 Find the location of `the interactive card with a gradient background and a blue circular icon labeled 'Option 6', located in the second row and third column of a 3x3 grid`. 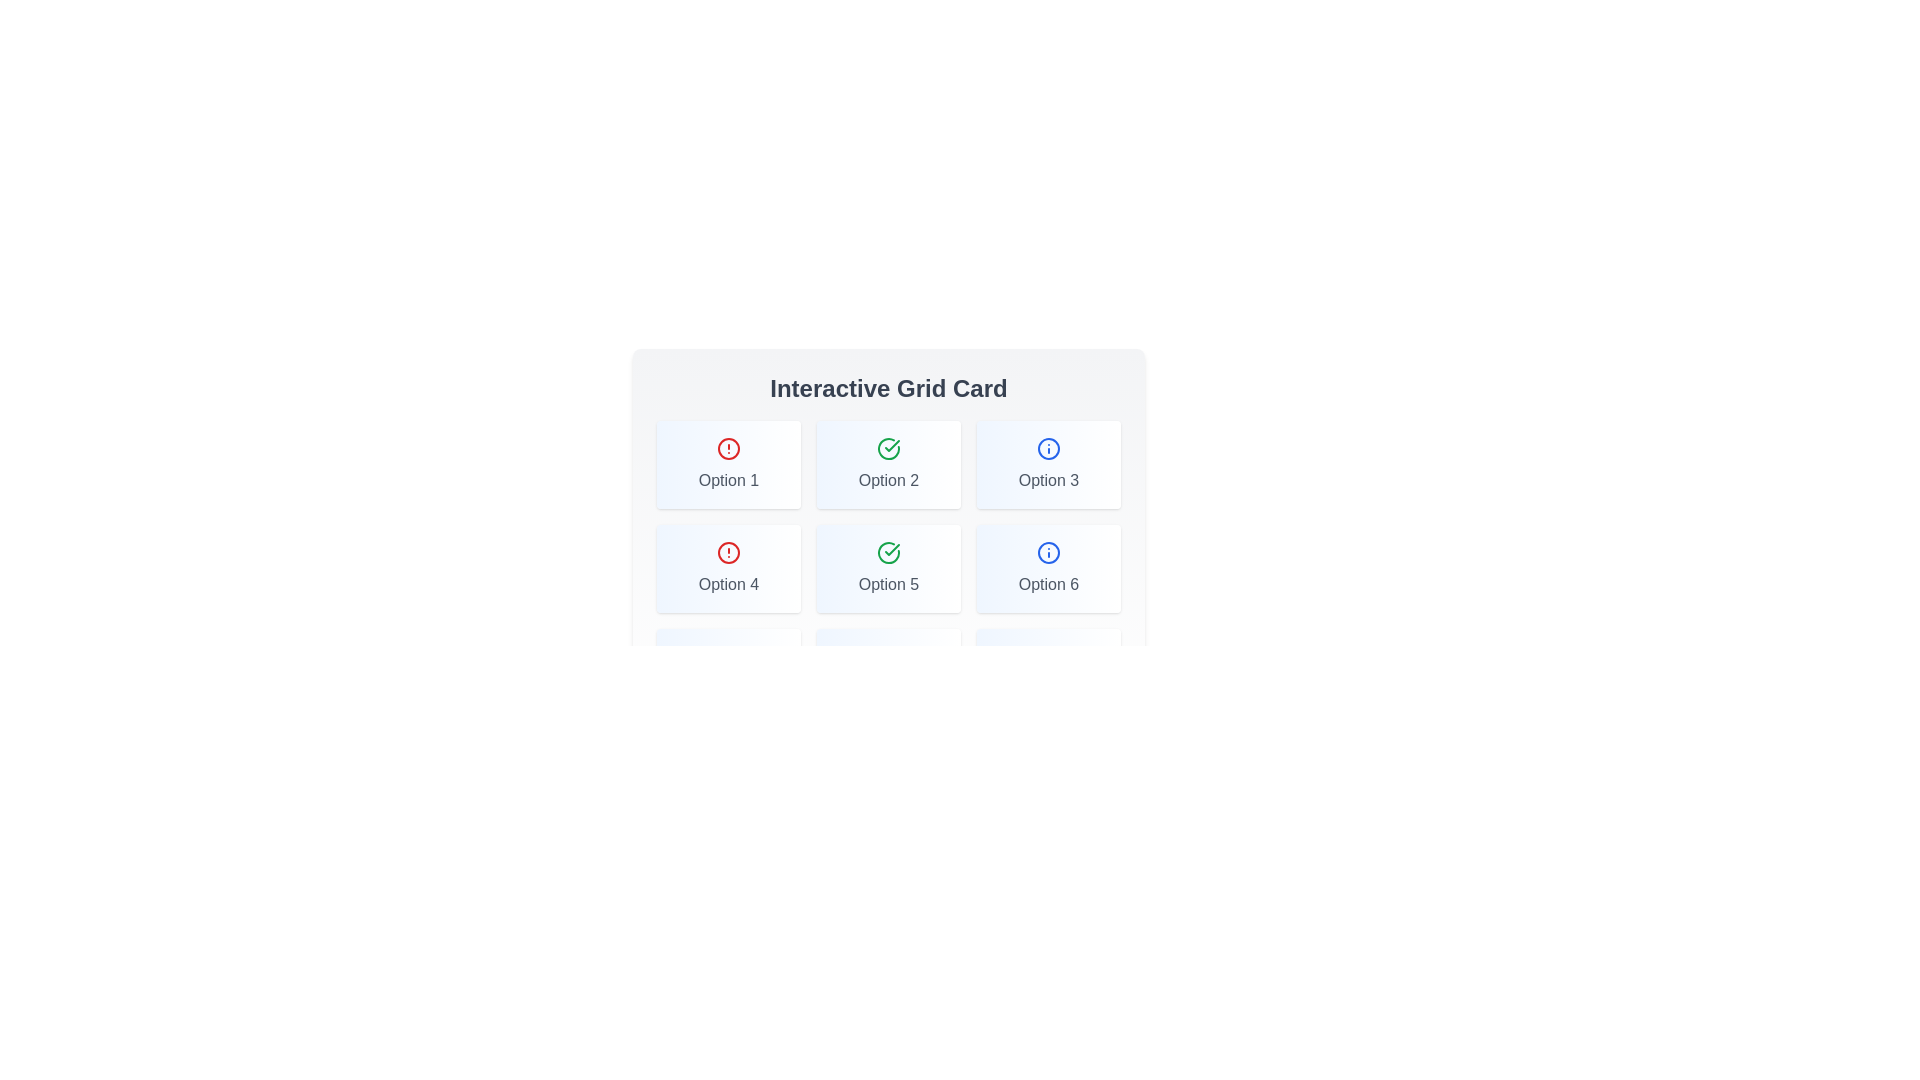

the interactive card with a gradient background and a blue circular icon labeled 'Option 6', located in the second row and third column of a 3x3 grid is located at coordinates (1048, 569).